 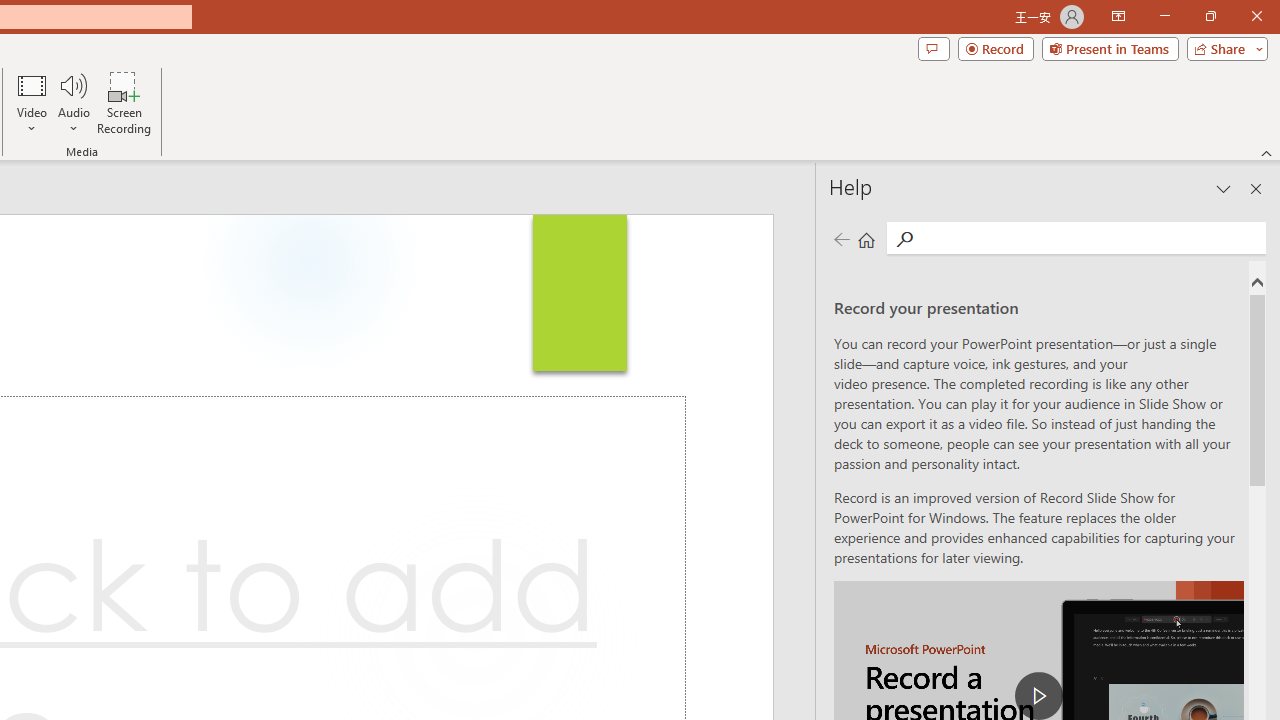 I want to click on 'Previous page', so click(x=841, y=238).